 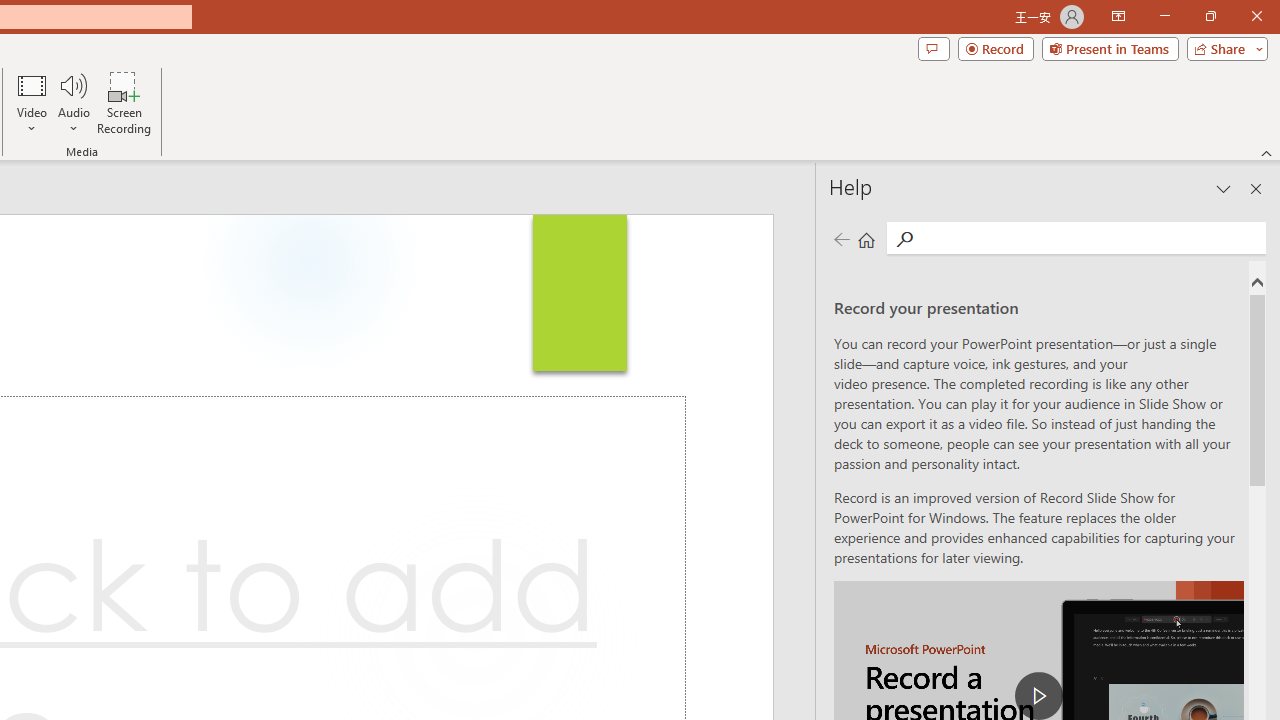 I want to click on 'Previous page', so click(x=841, y=238).